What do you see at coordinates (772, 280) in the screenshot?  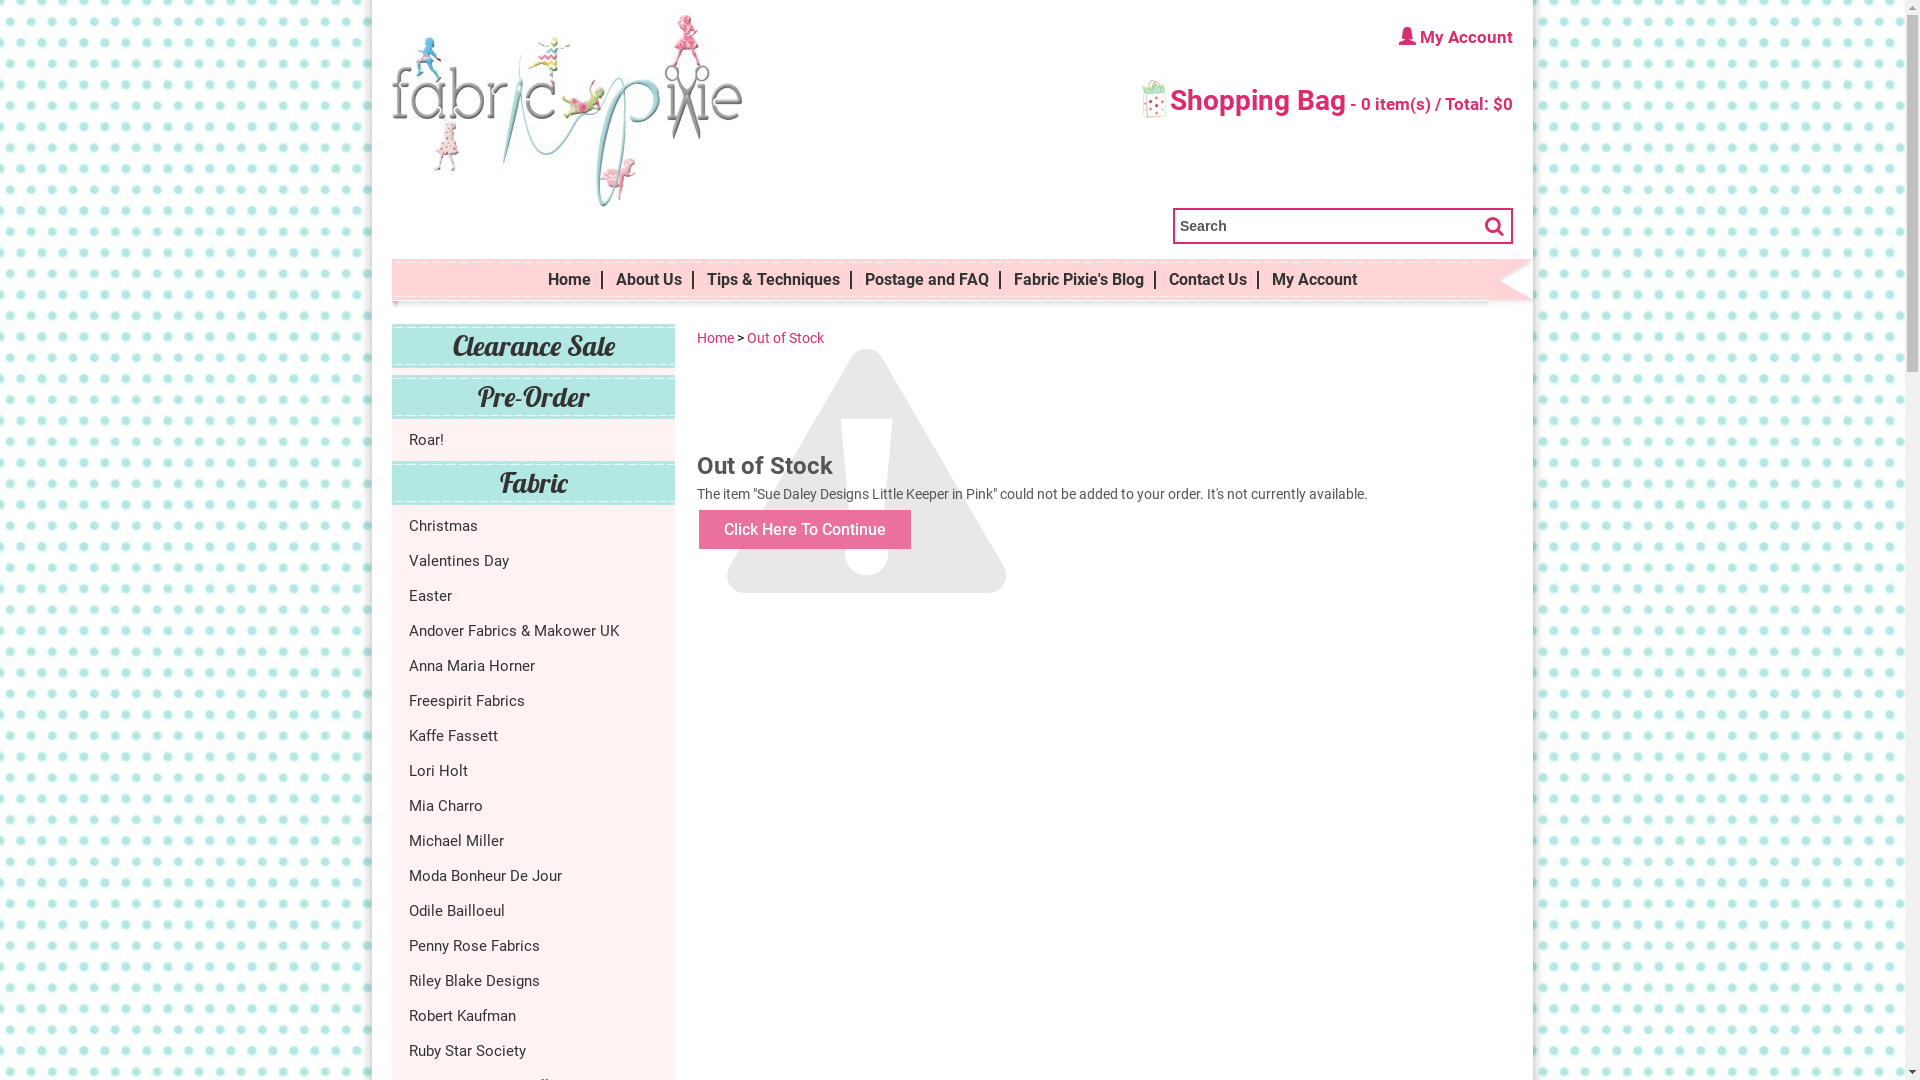 I see `'Tips & Techniques'` at bounding box center [772, 280].